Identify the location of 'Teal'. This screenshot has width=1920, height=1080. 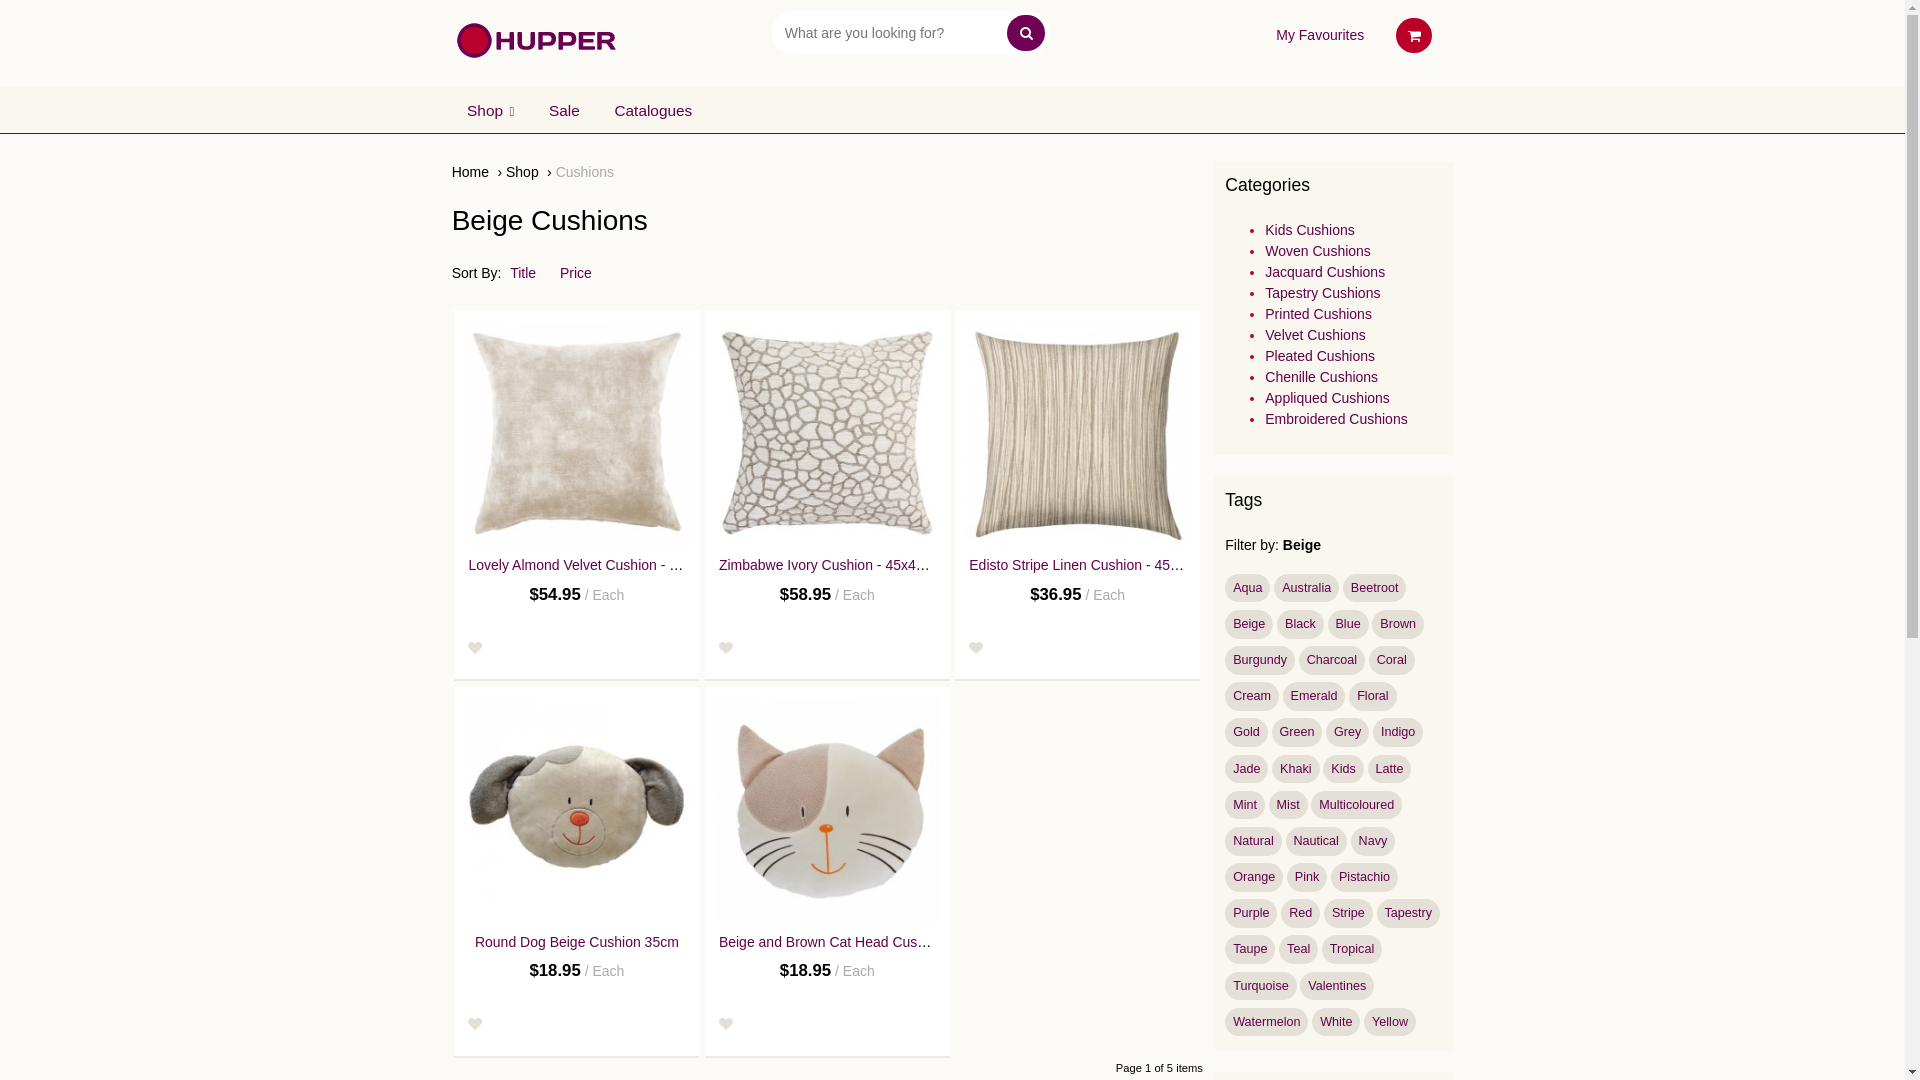
(1298, 948).